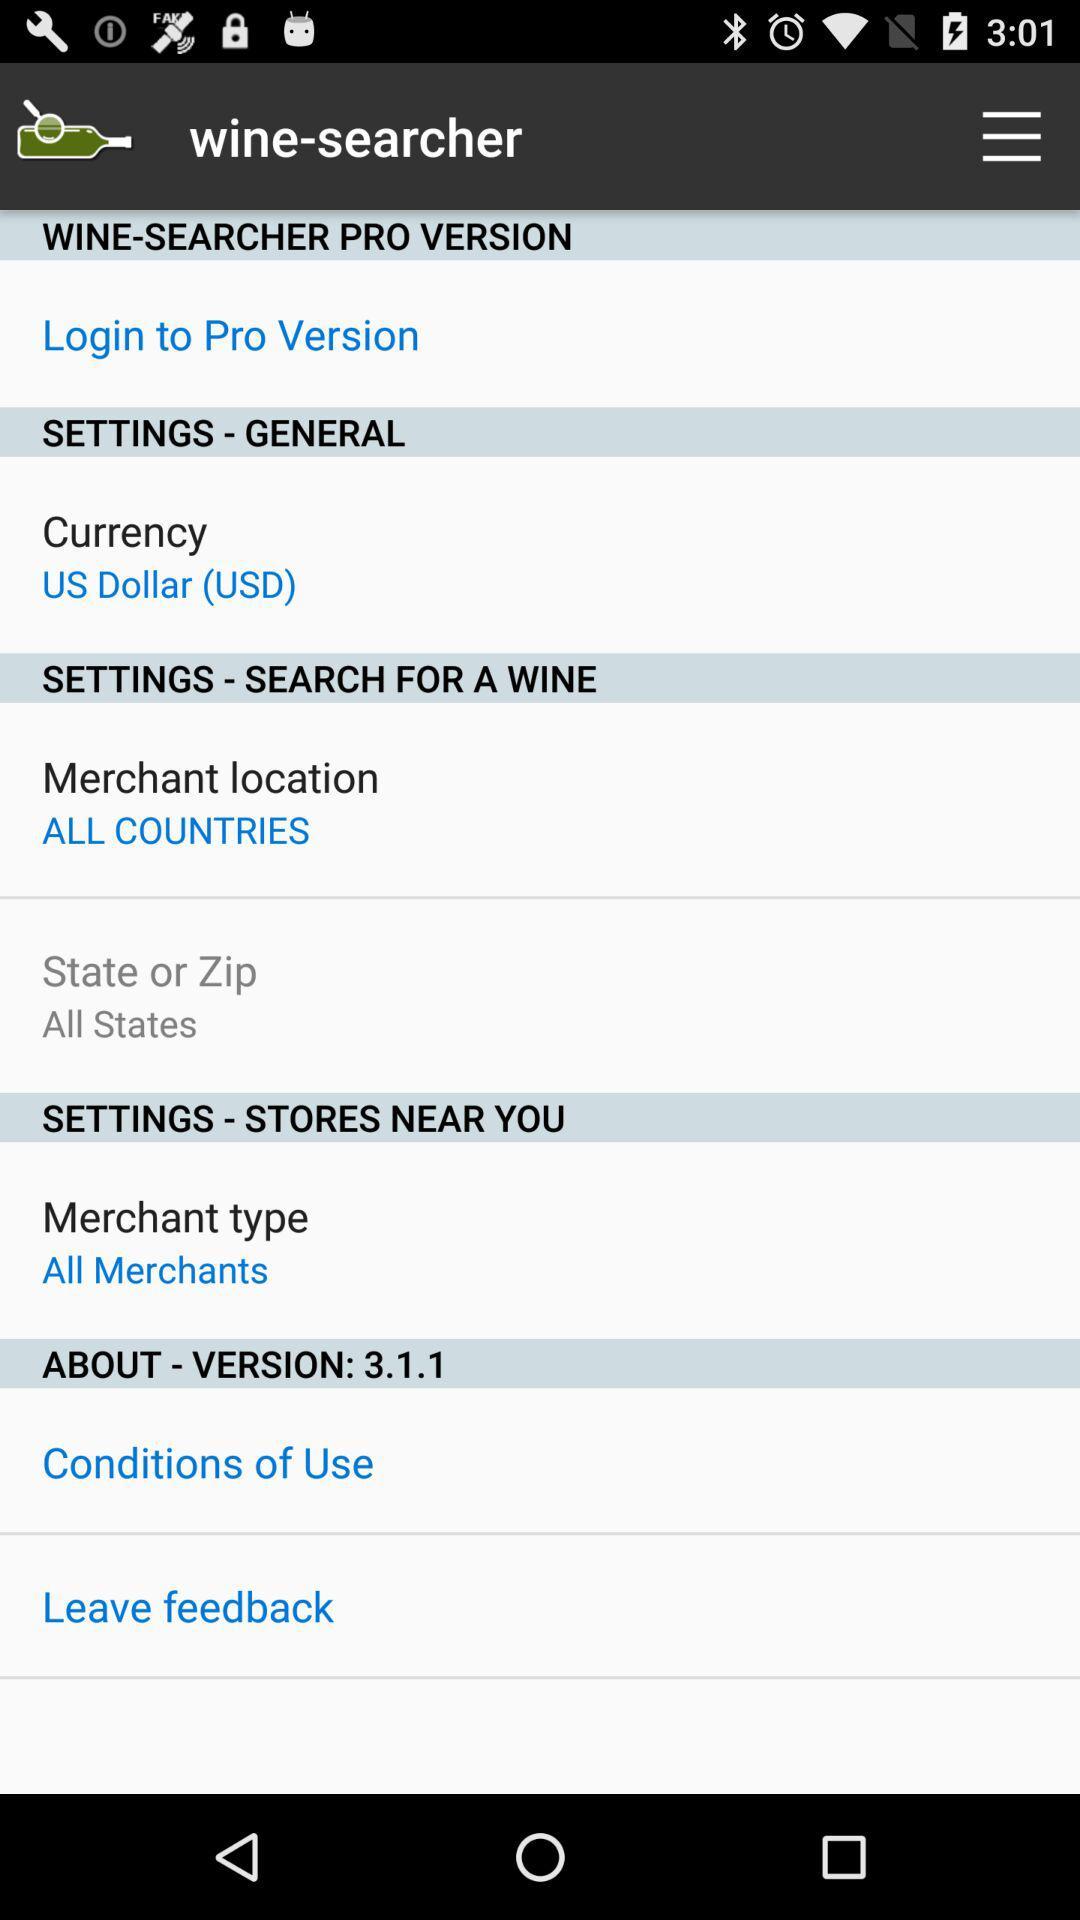 Image resolution: width=1080 pixels, height=1920 pixels. I want to click on the leave feedback item, so click(187, 1605).